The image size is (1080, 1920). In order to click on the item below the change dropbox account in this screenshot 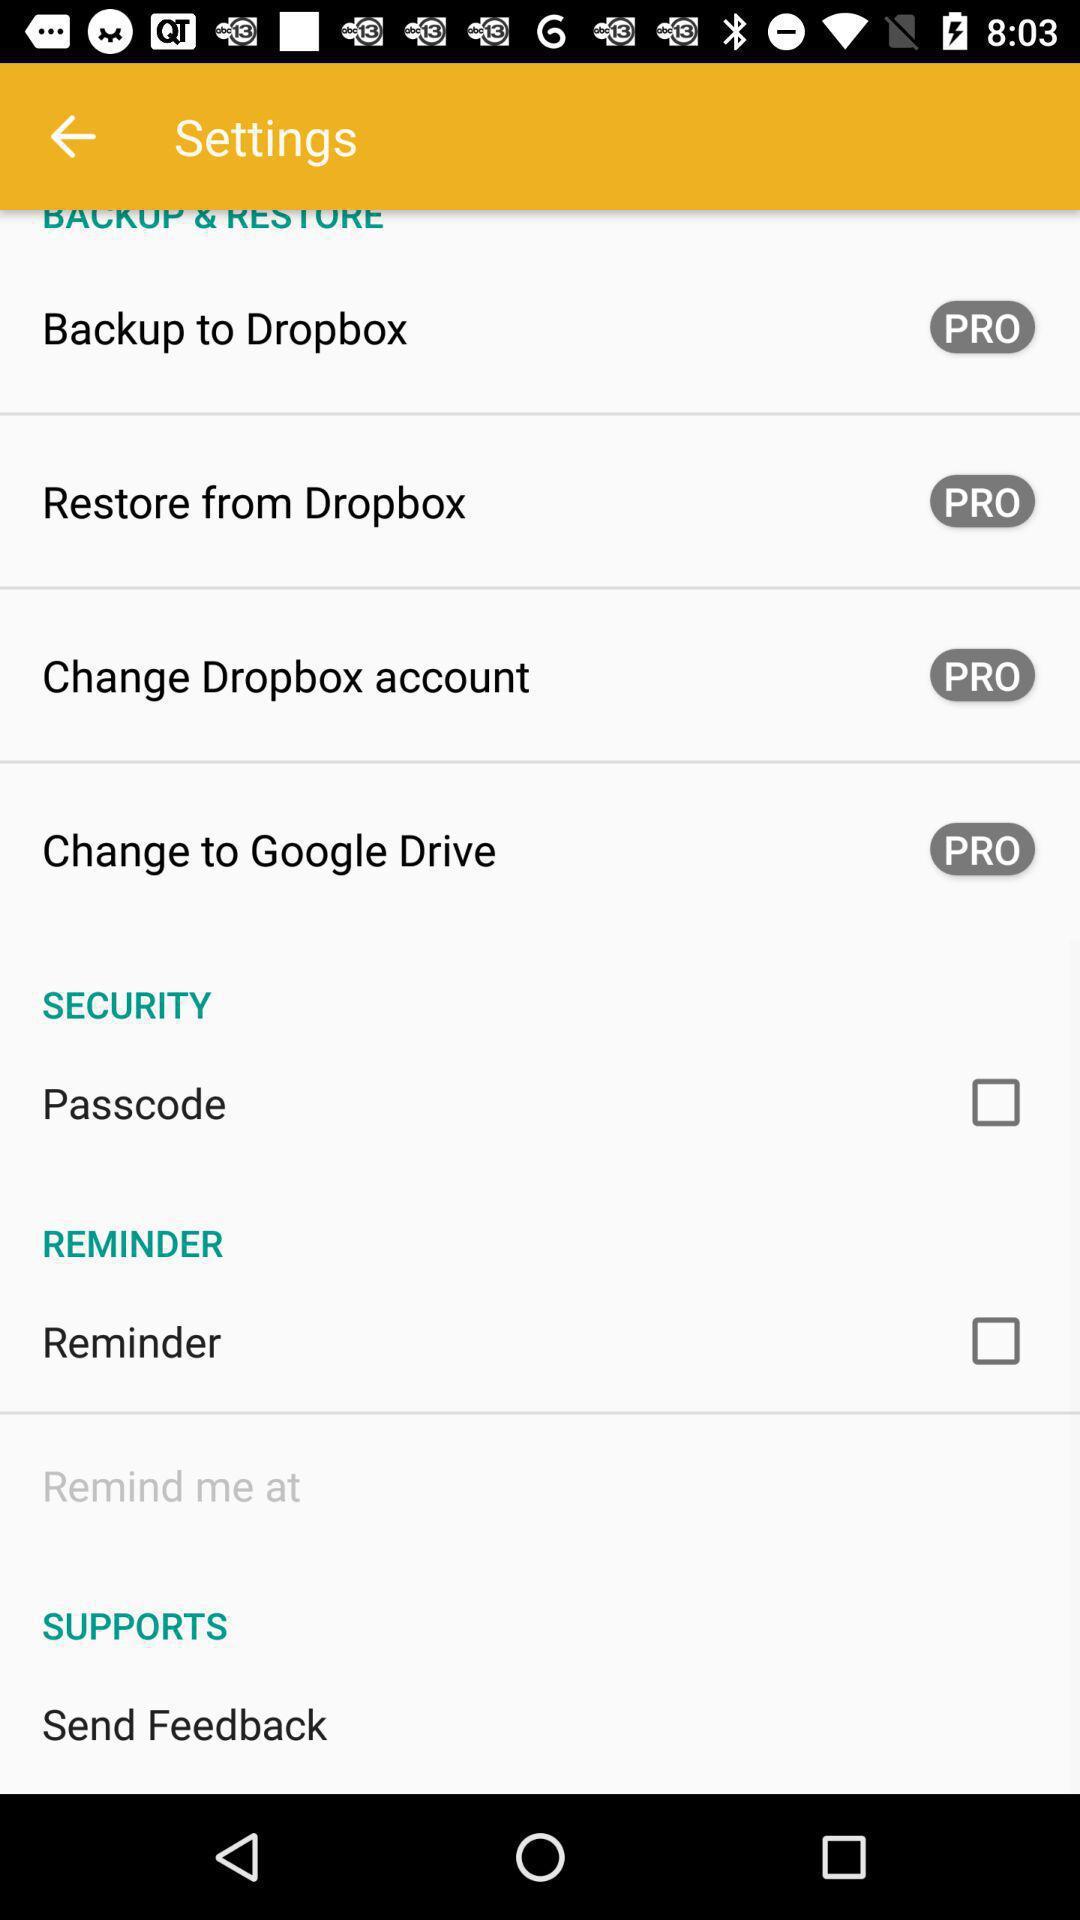, I will do `click(268, 849)`.